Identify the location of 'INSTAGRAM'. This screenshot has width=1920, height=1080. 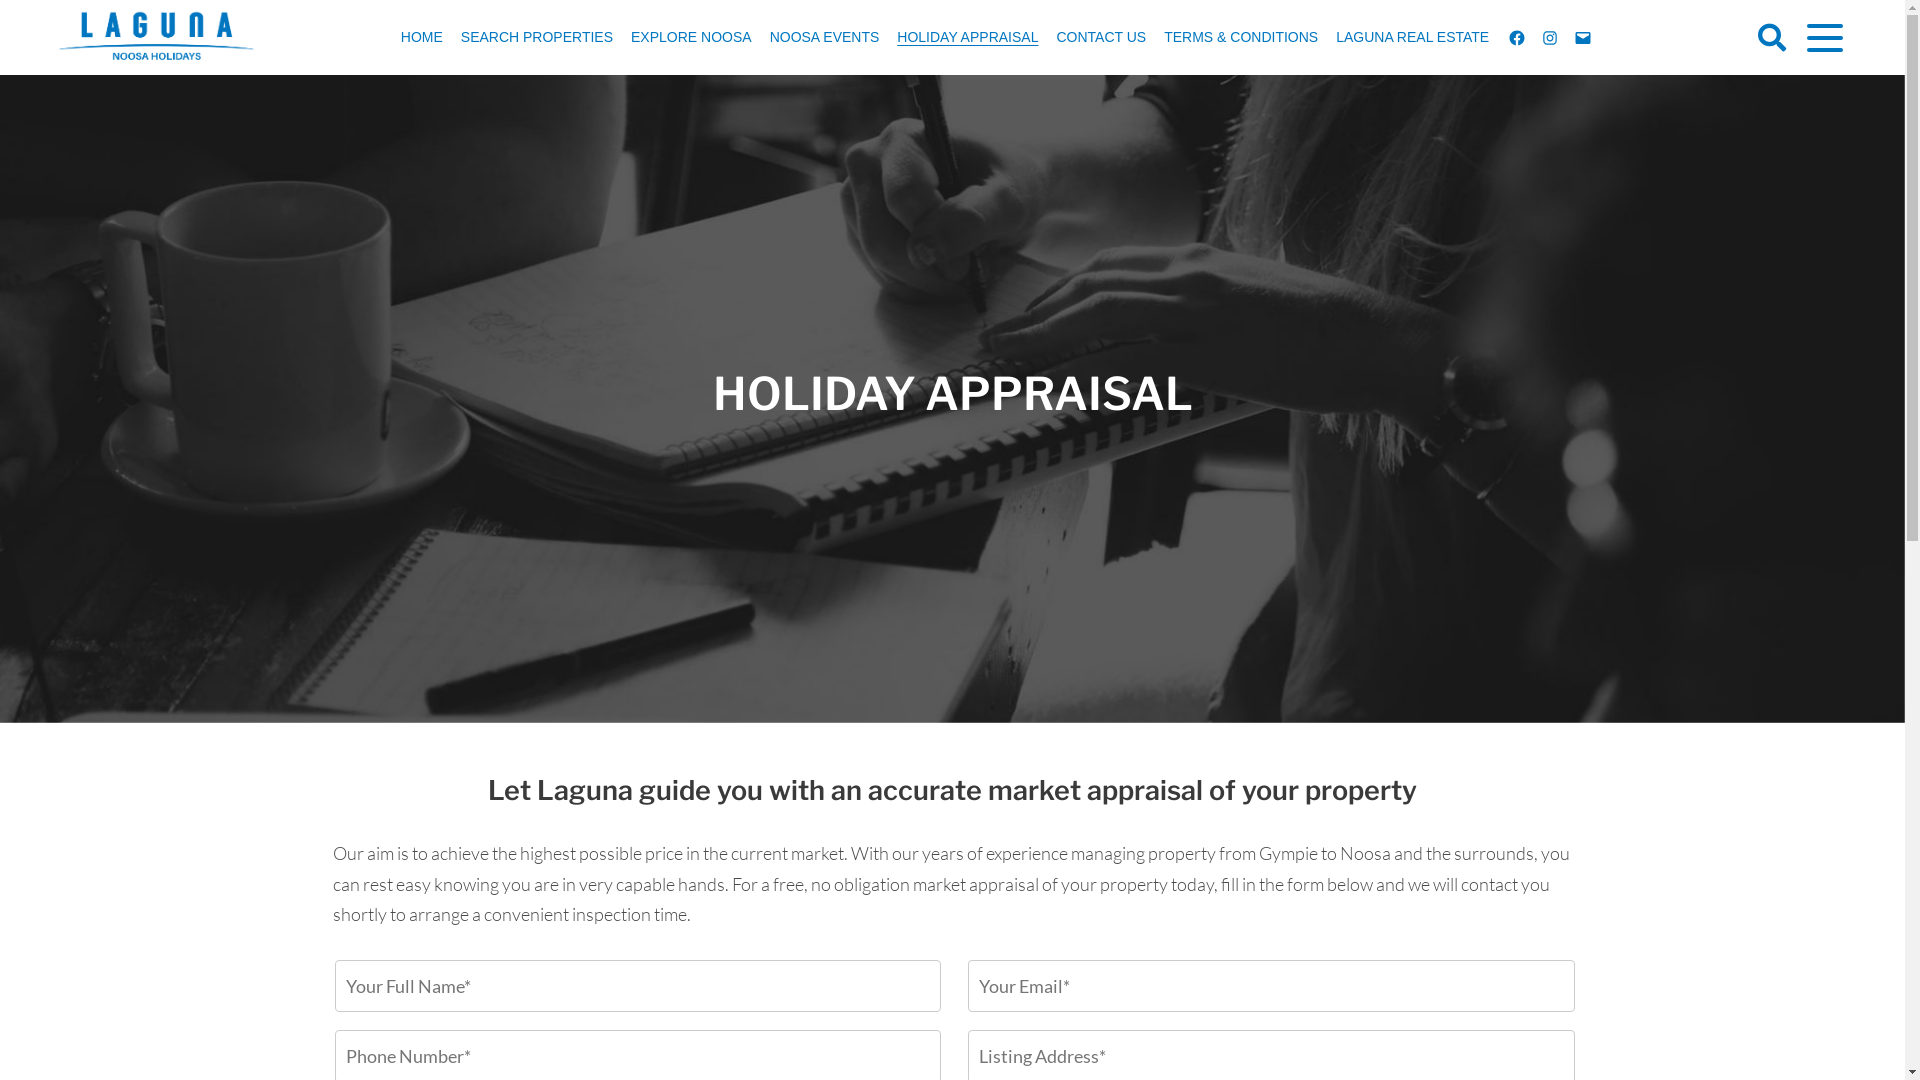
(1549, 37).